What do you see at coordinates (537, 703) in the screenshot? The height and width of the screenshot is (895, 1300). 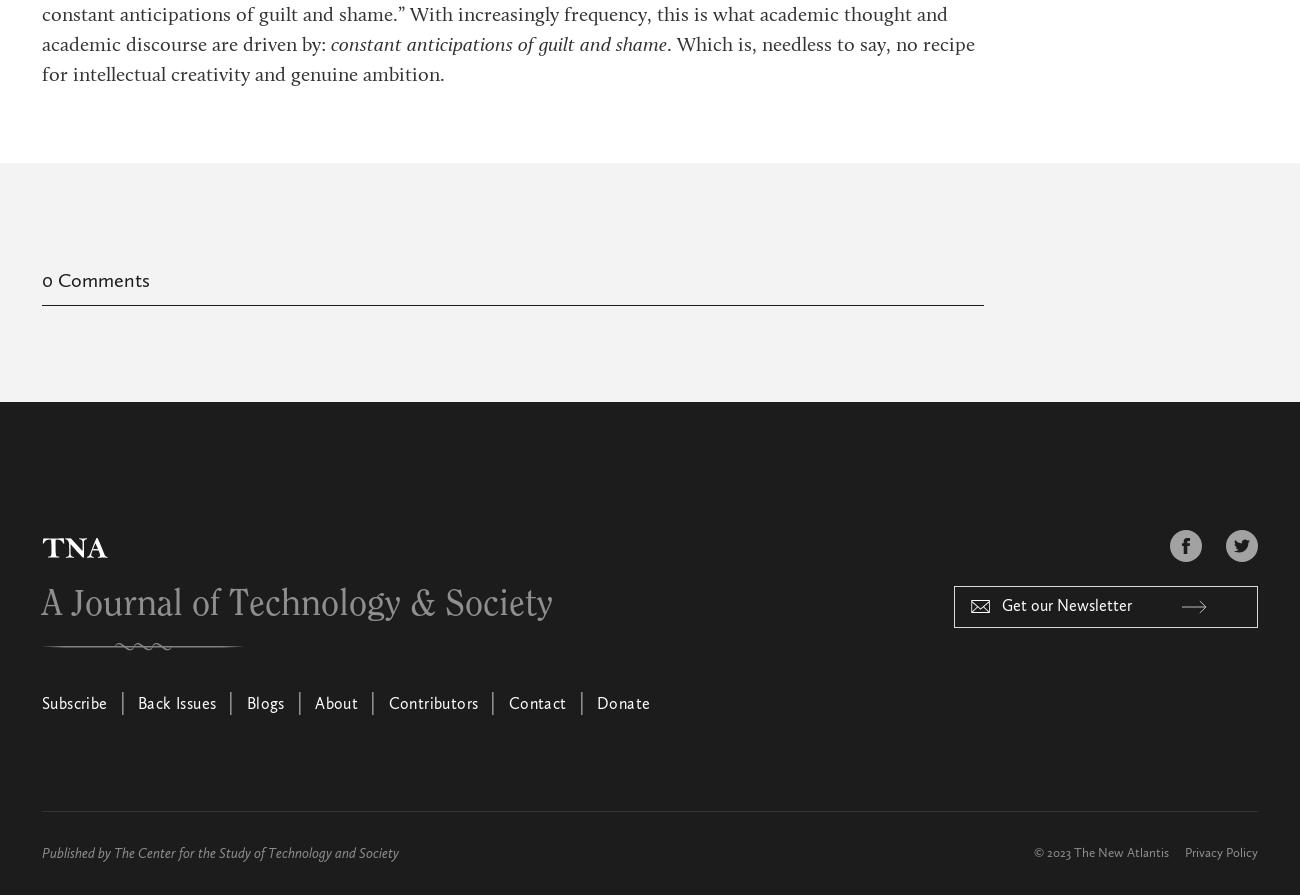 I see `'Contact'` at bounding box center [537, 703].